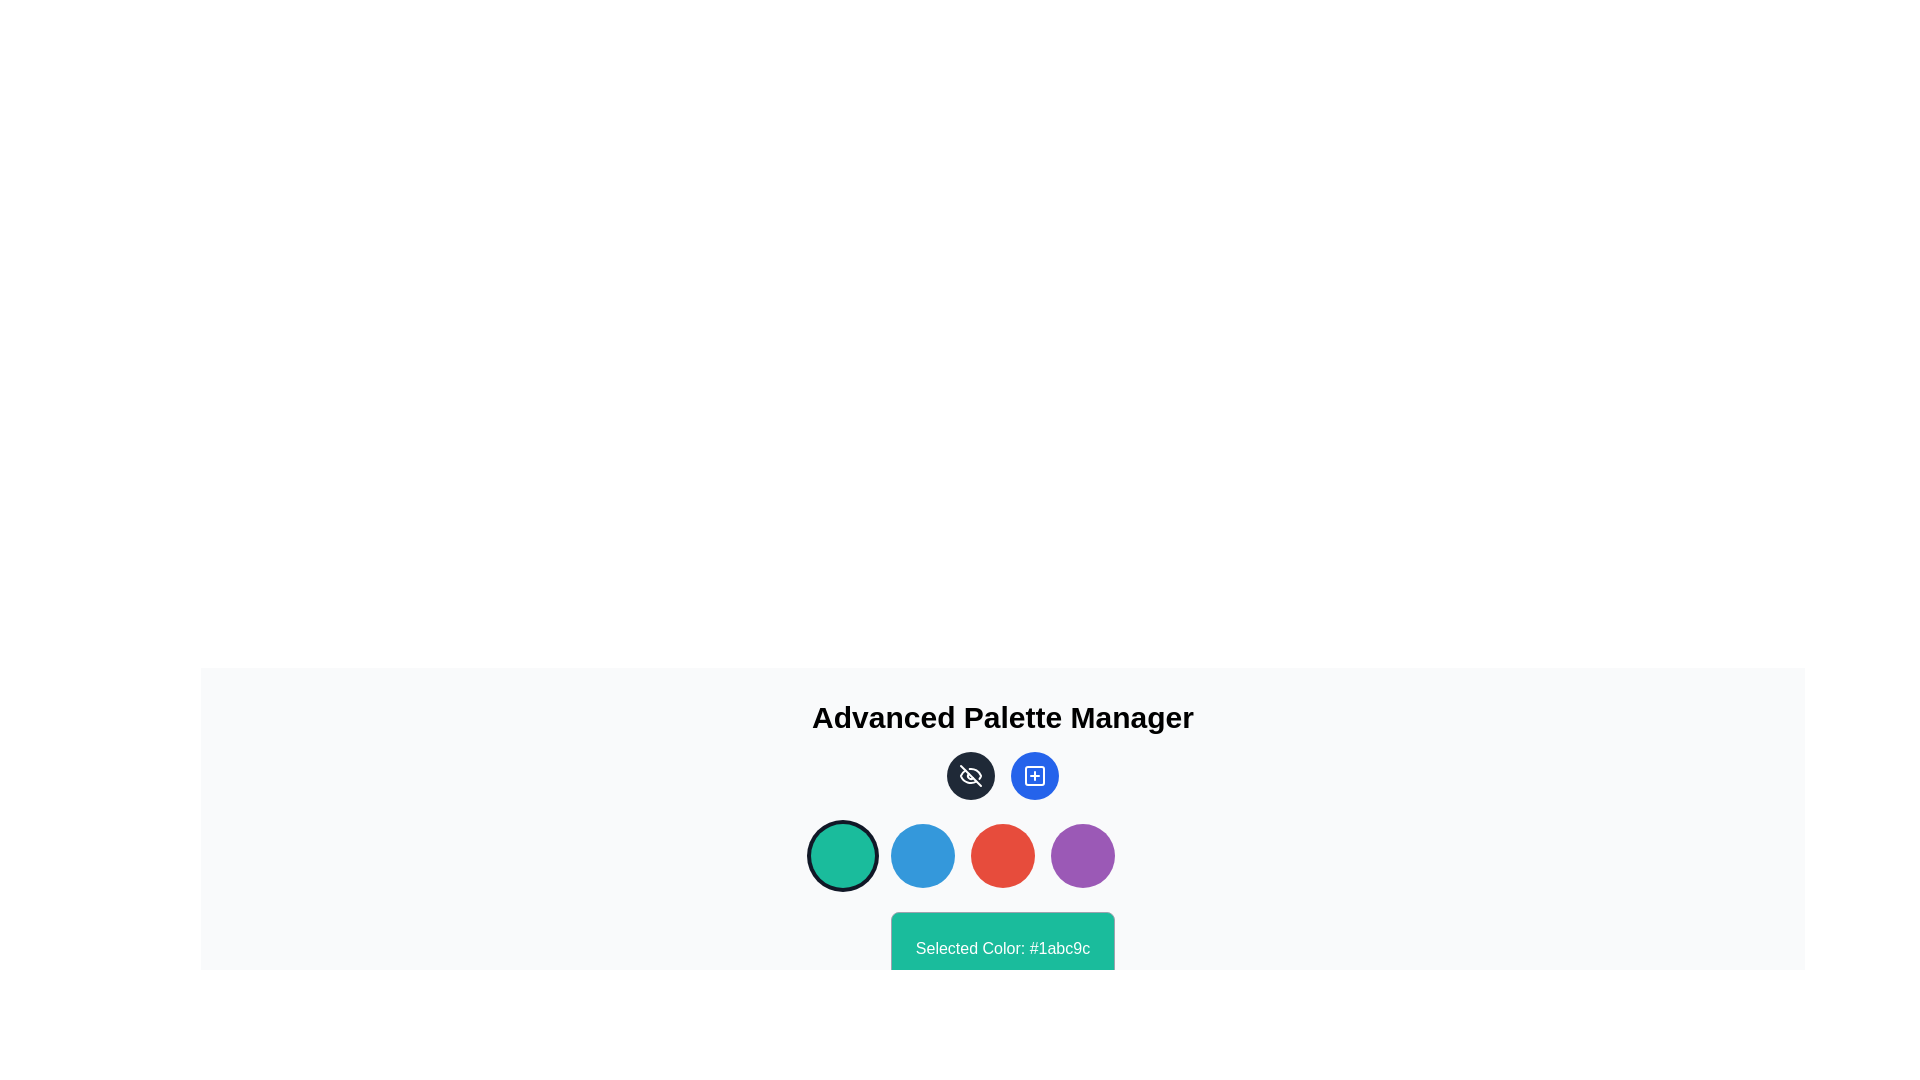 This screenshot has height=1080, width=1920. What do you see at coordinates (1003, 855) in the screenshot?
I see `the circular button-like component with a red background, which is the third element in a row of four circles` at bounding box center [1003, 855].